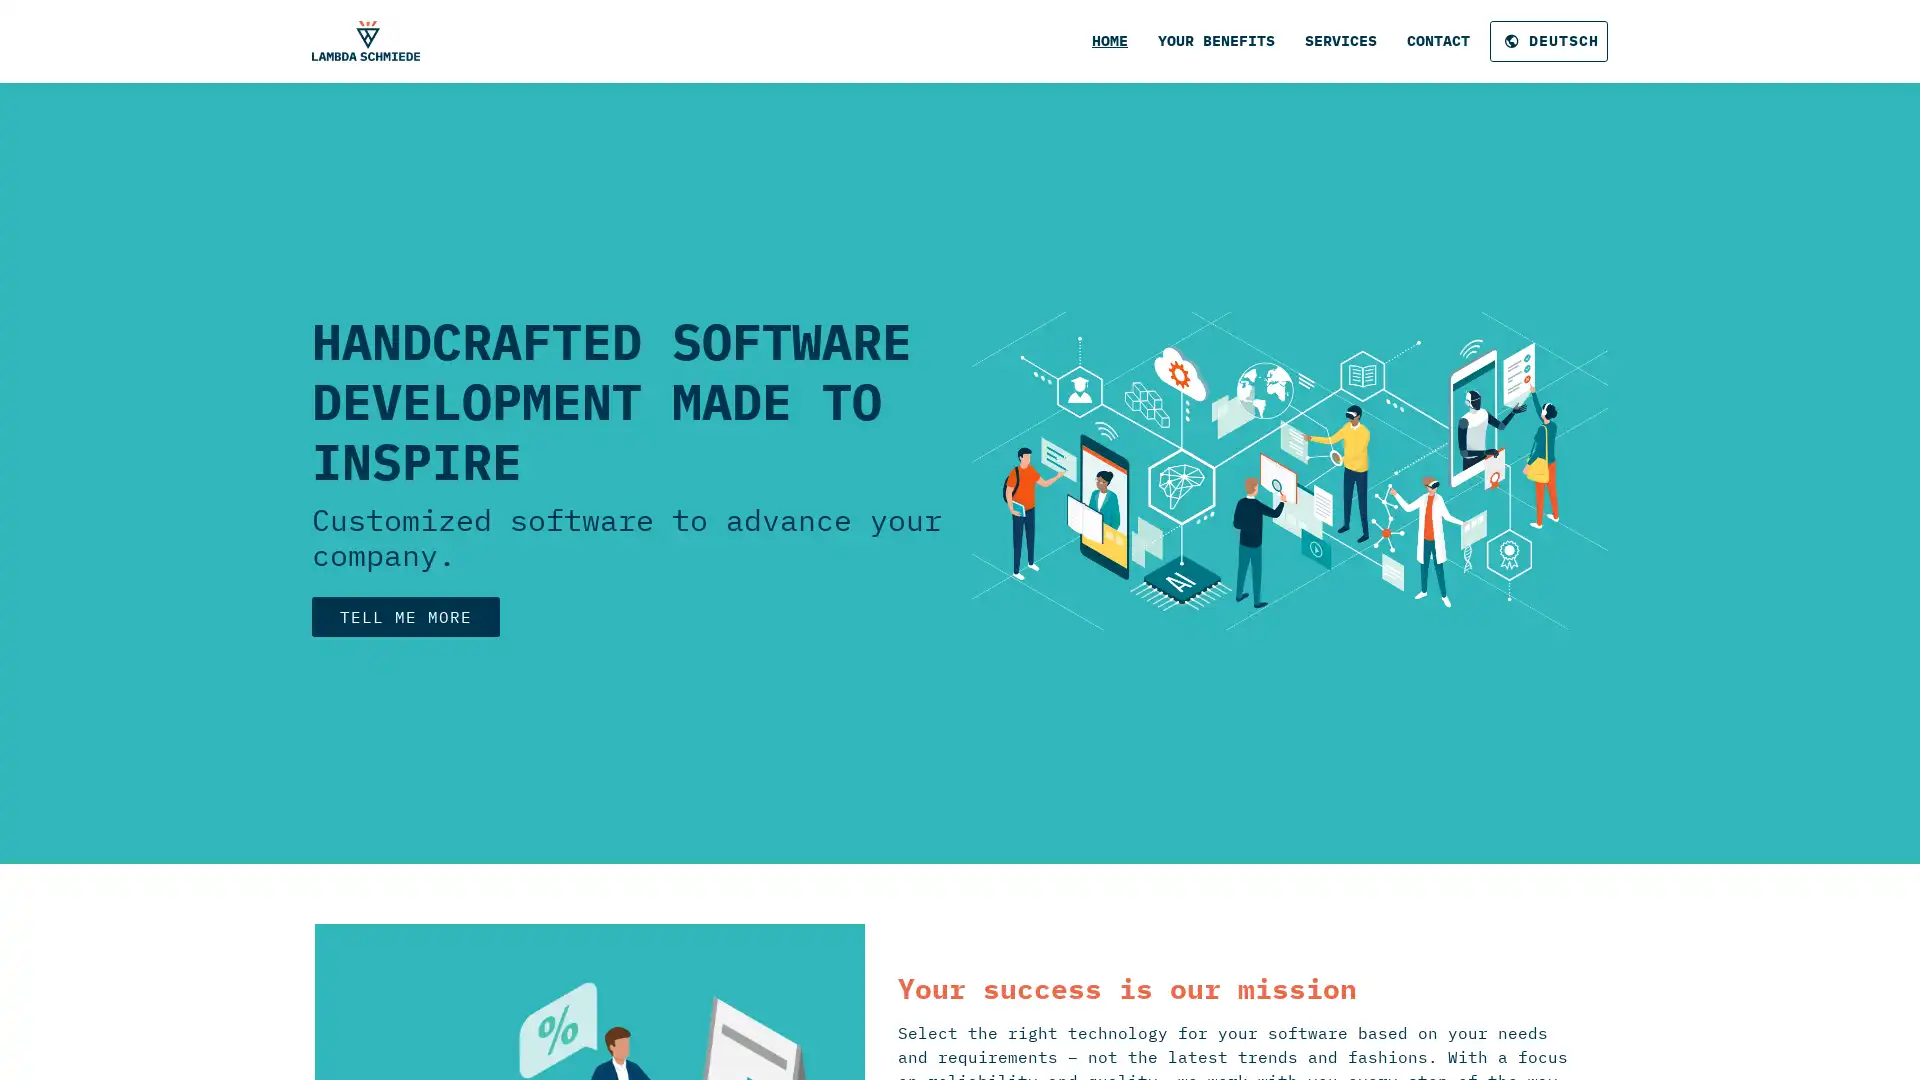 The image size is (1920, 1080). Describe the element at coordinates (1548, 41) in the screenshot. I see `DEUTSCH` at that location.